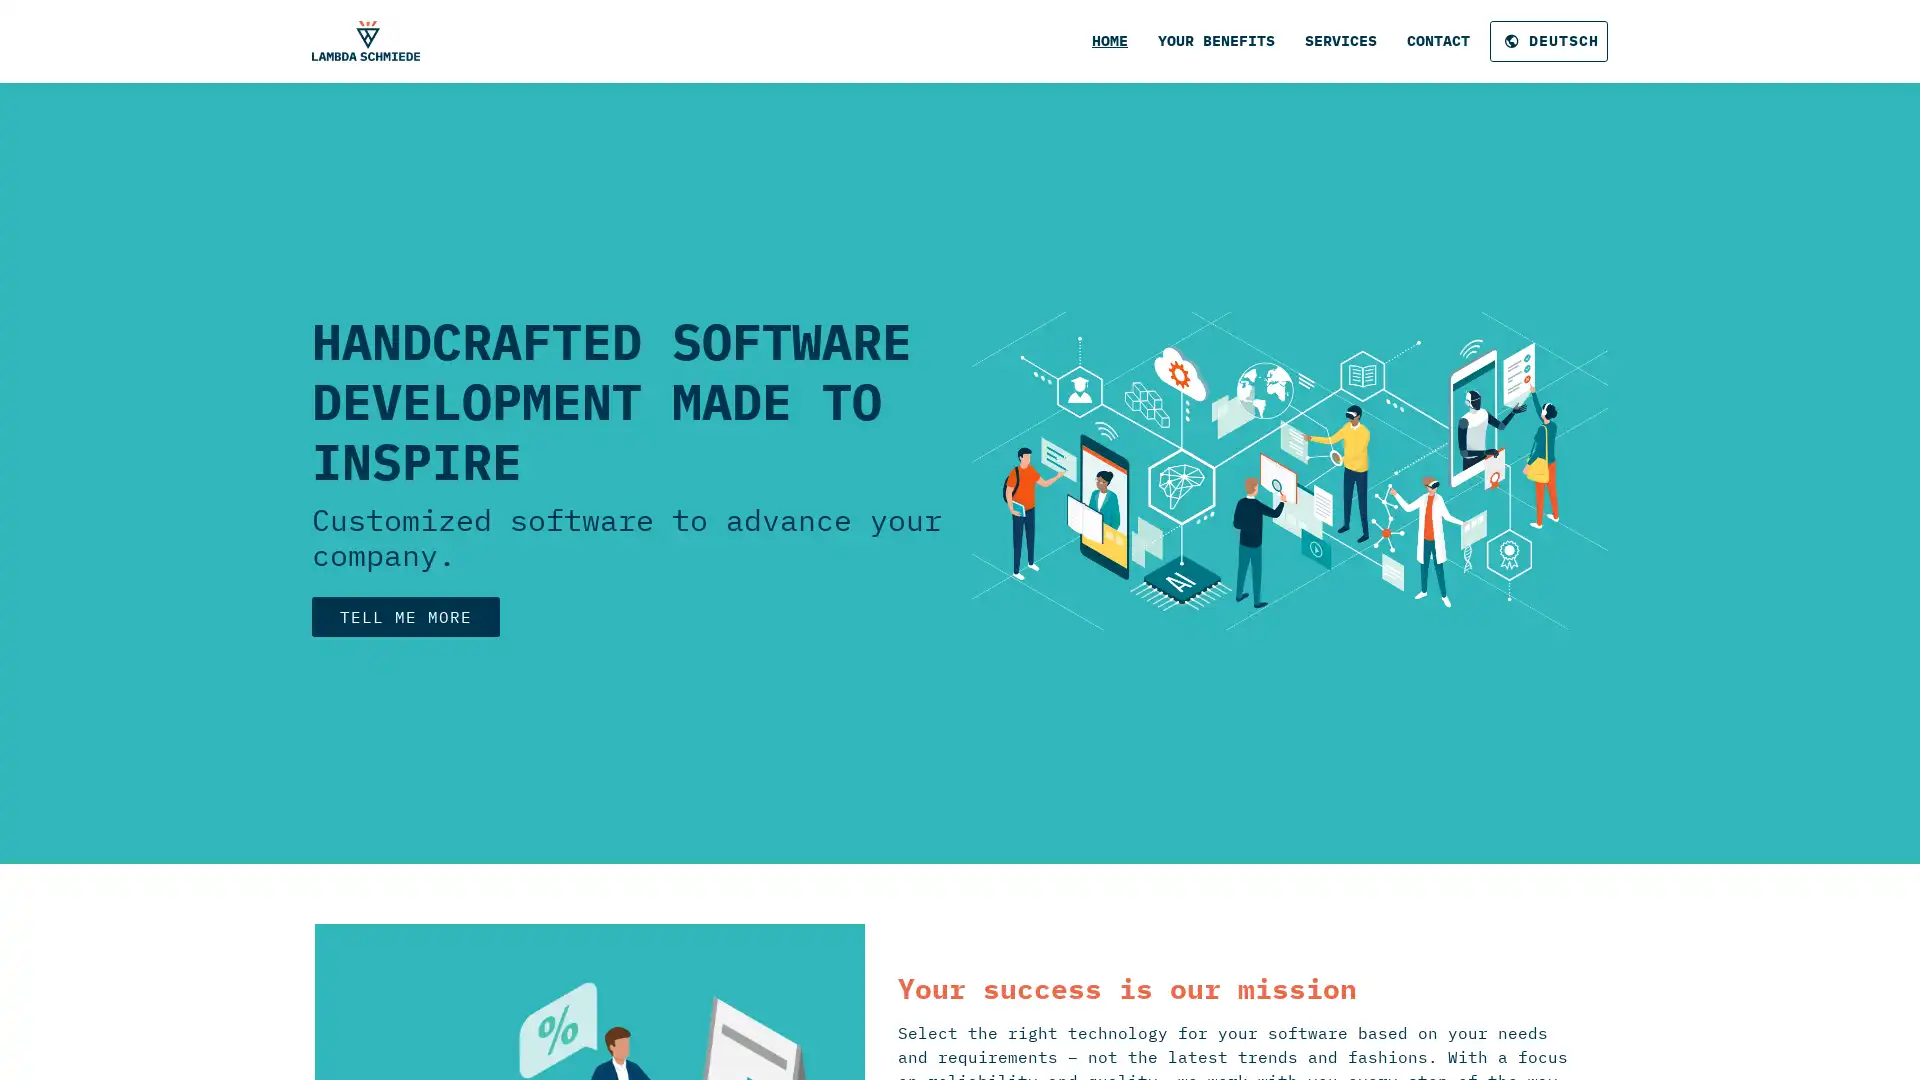 The image size is (1920, 1080). Describe the element at coordinates (1548, 41) in the screenshot. I see `DEUTSCH` at that location.